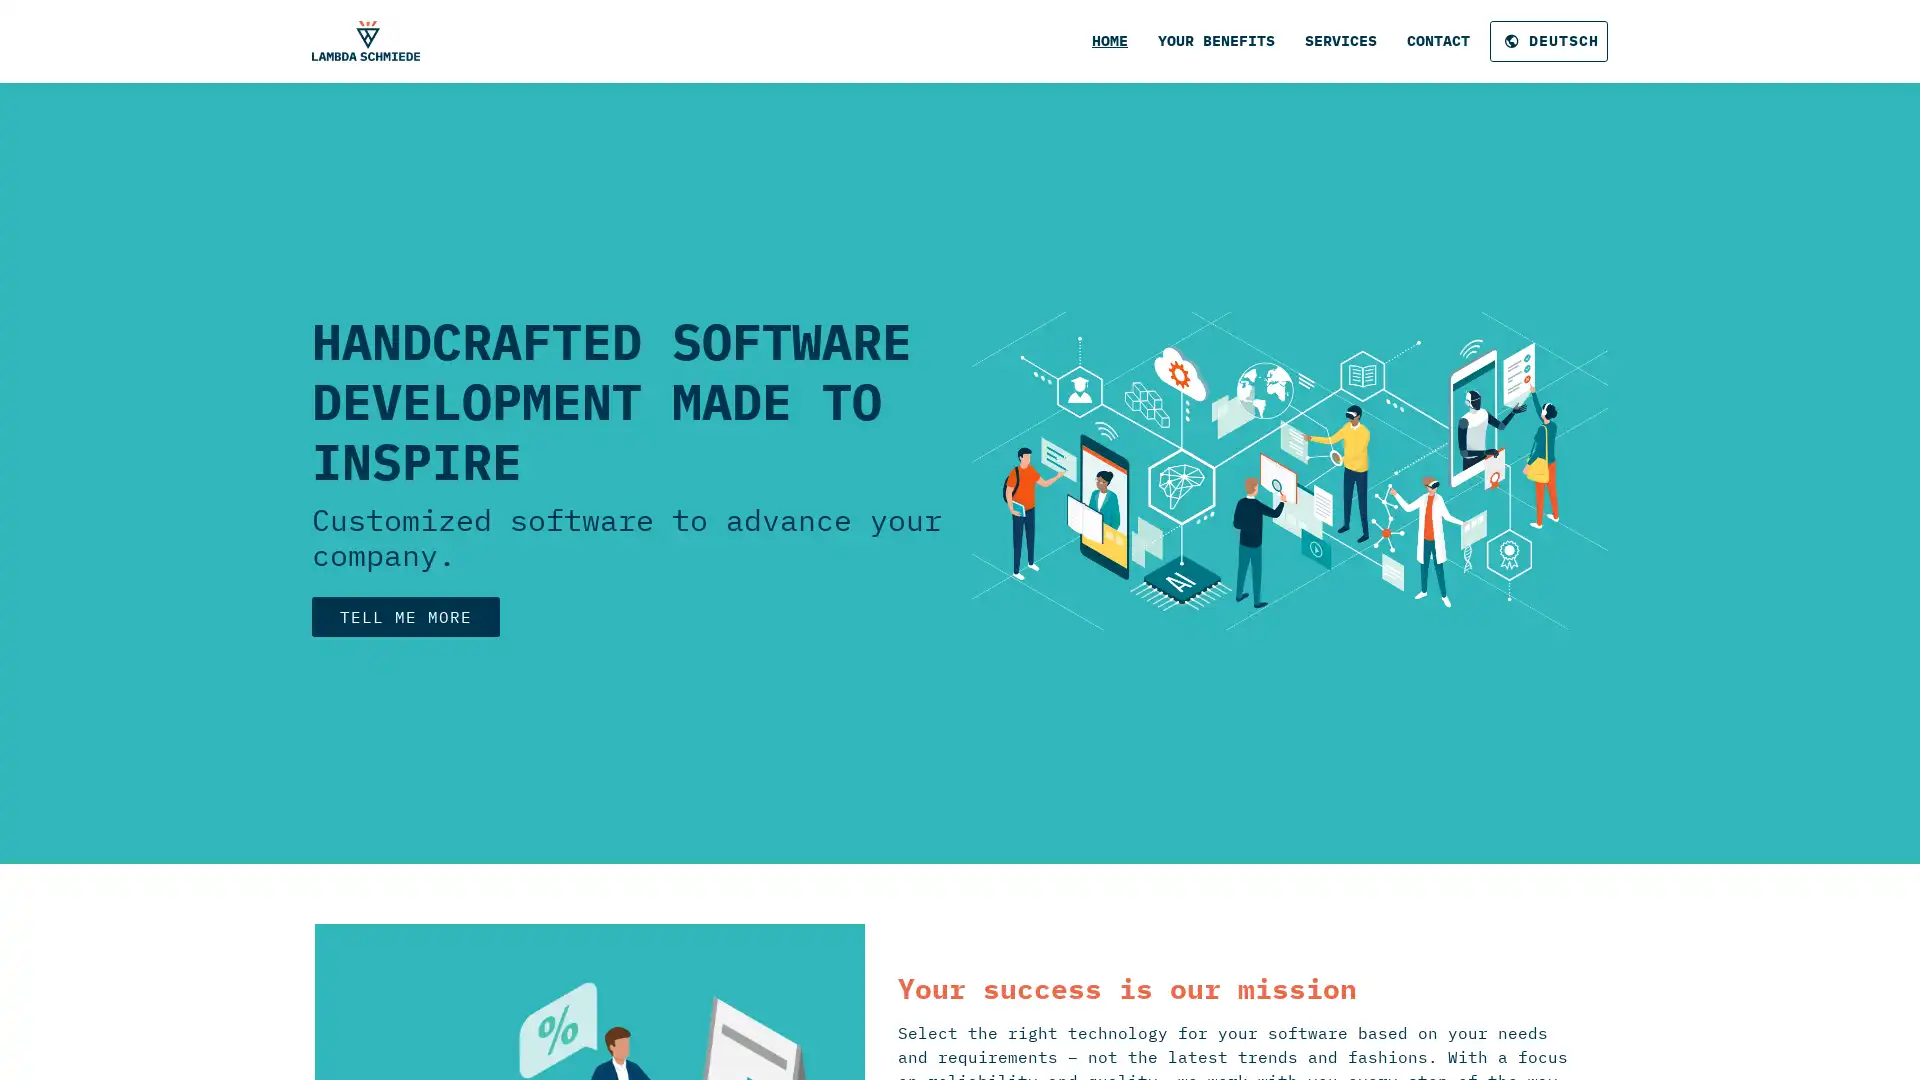 The image size is (1920, 1080). Describe the element at coordinates (1548, 41) in the screenshot. I see `DEUTSCH` at that location.